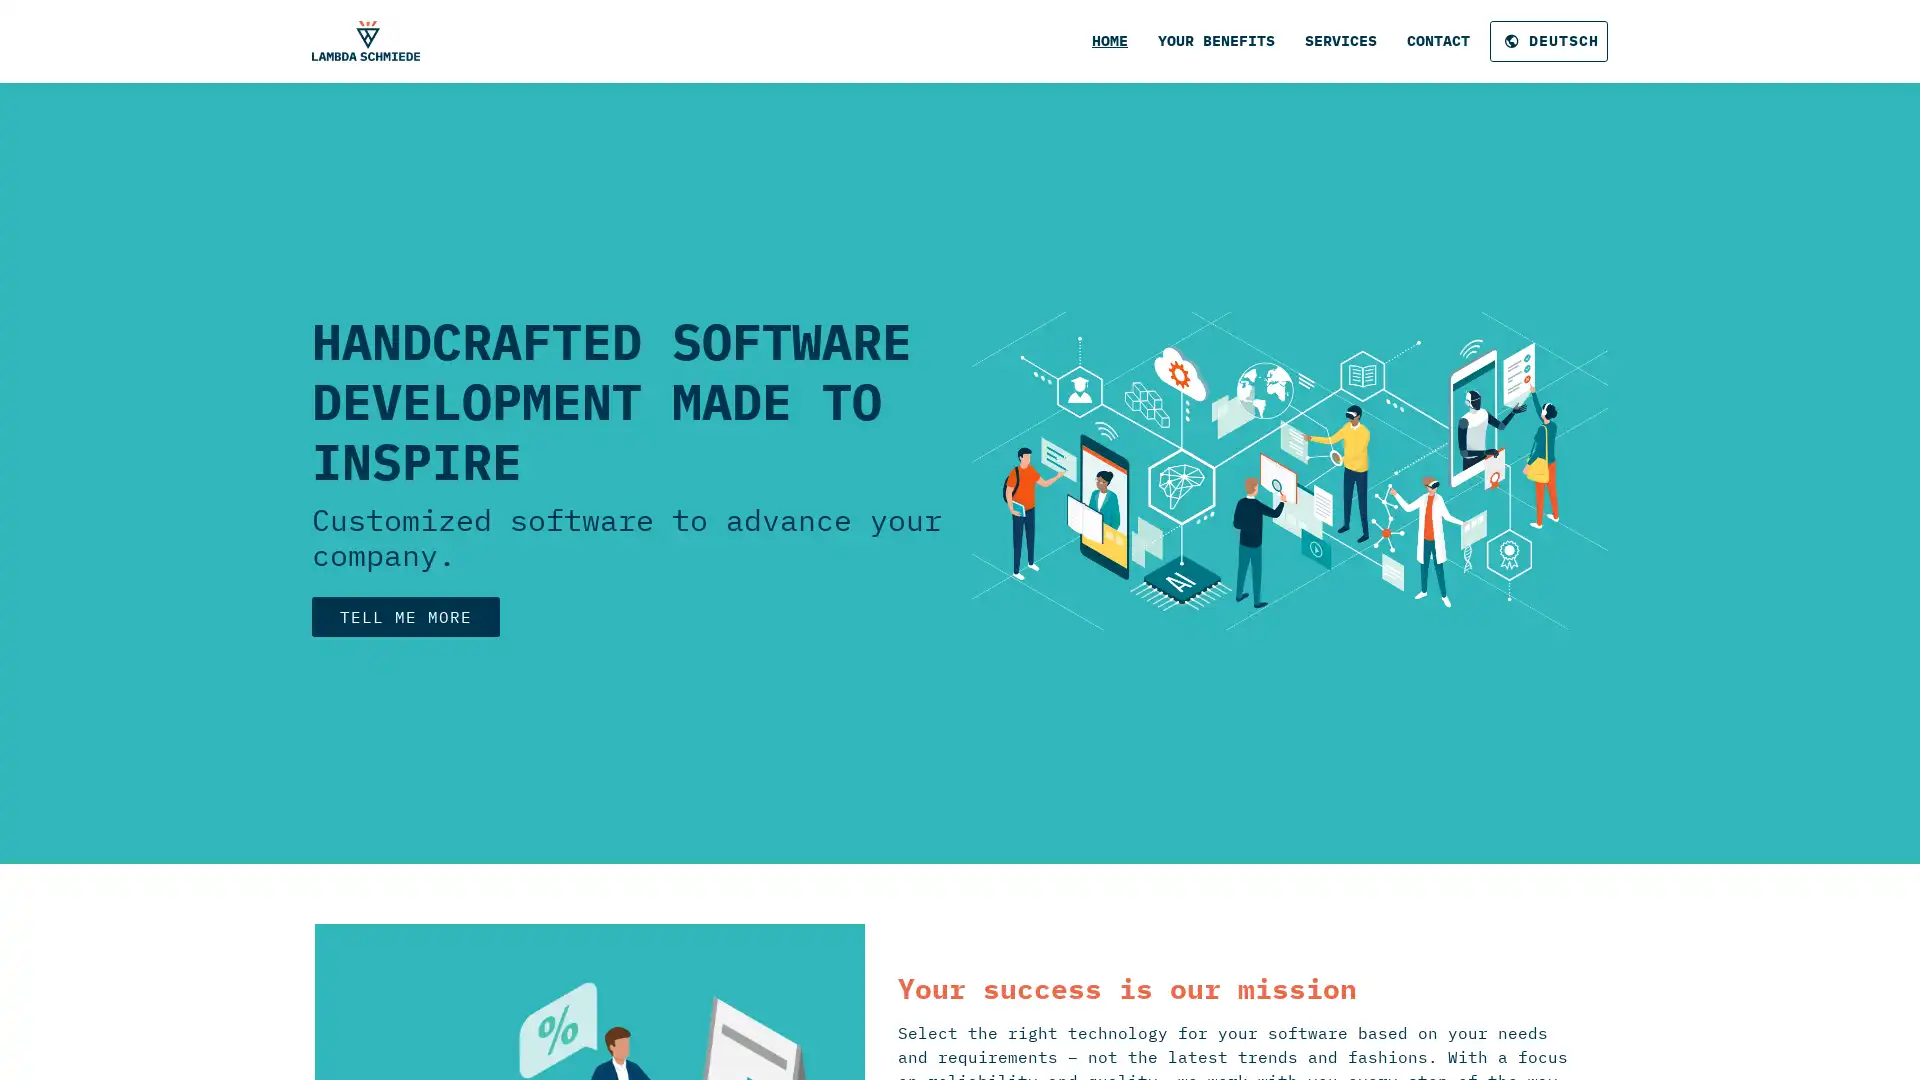 The image size is (1920, 1080). Describe the element at coordinates (1548, 41) in the screenshot. I see `DEUTSCH` at that location.